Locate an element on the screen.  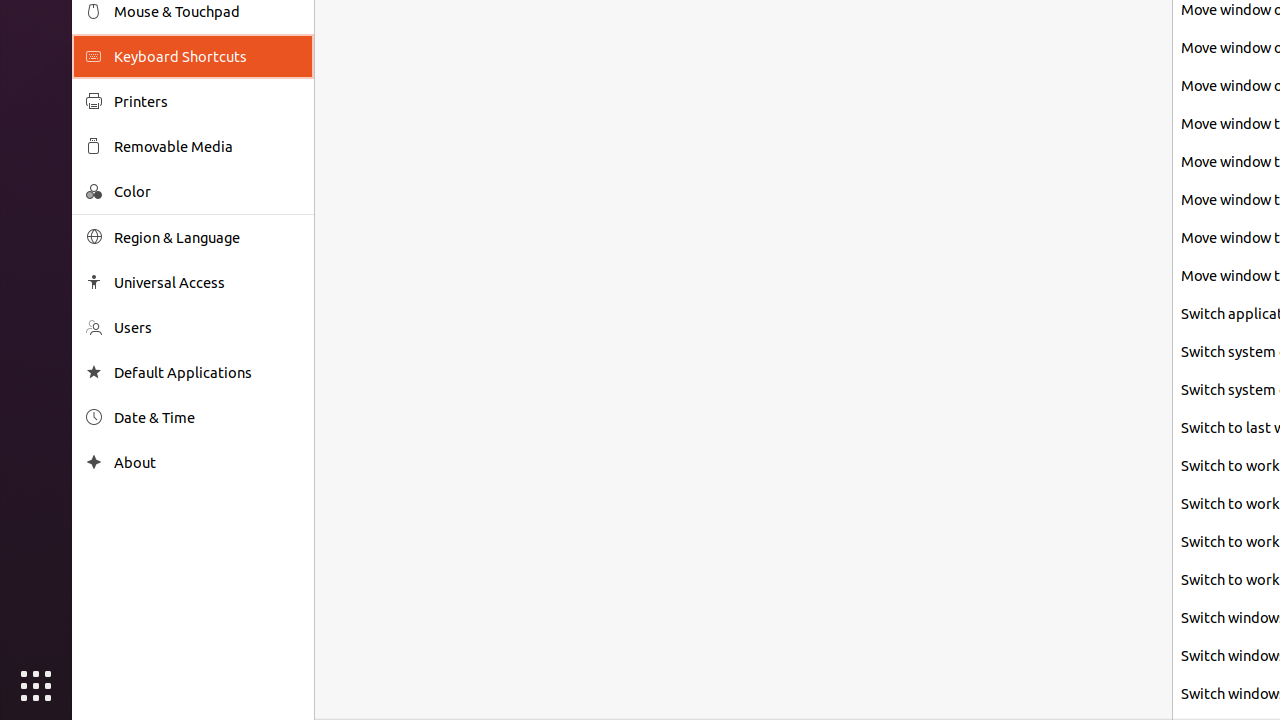
'Mouse & Touchpad' is located at coordinates (206, 11).